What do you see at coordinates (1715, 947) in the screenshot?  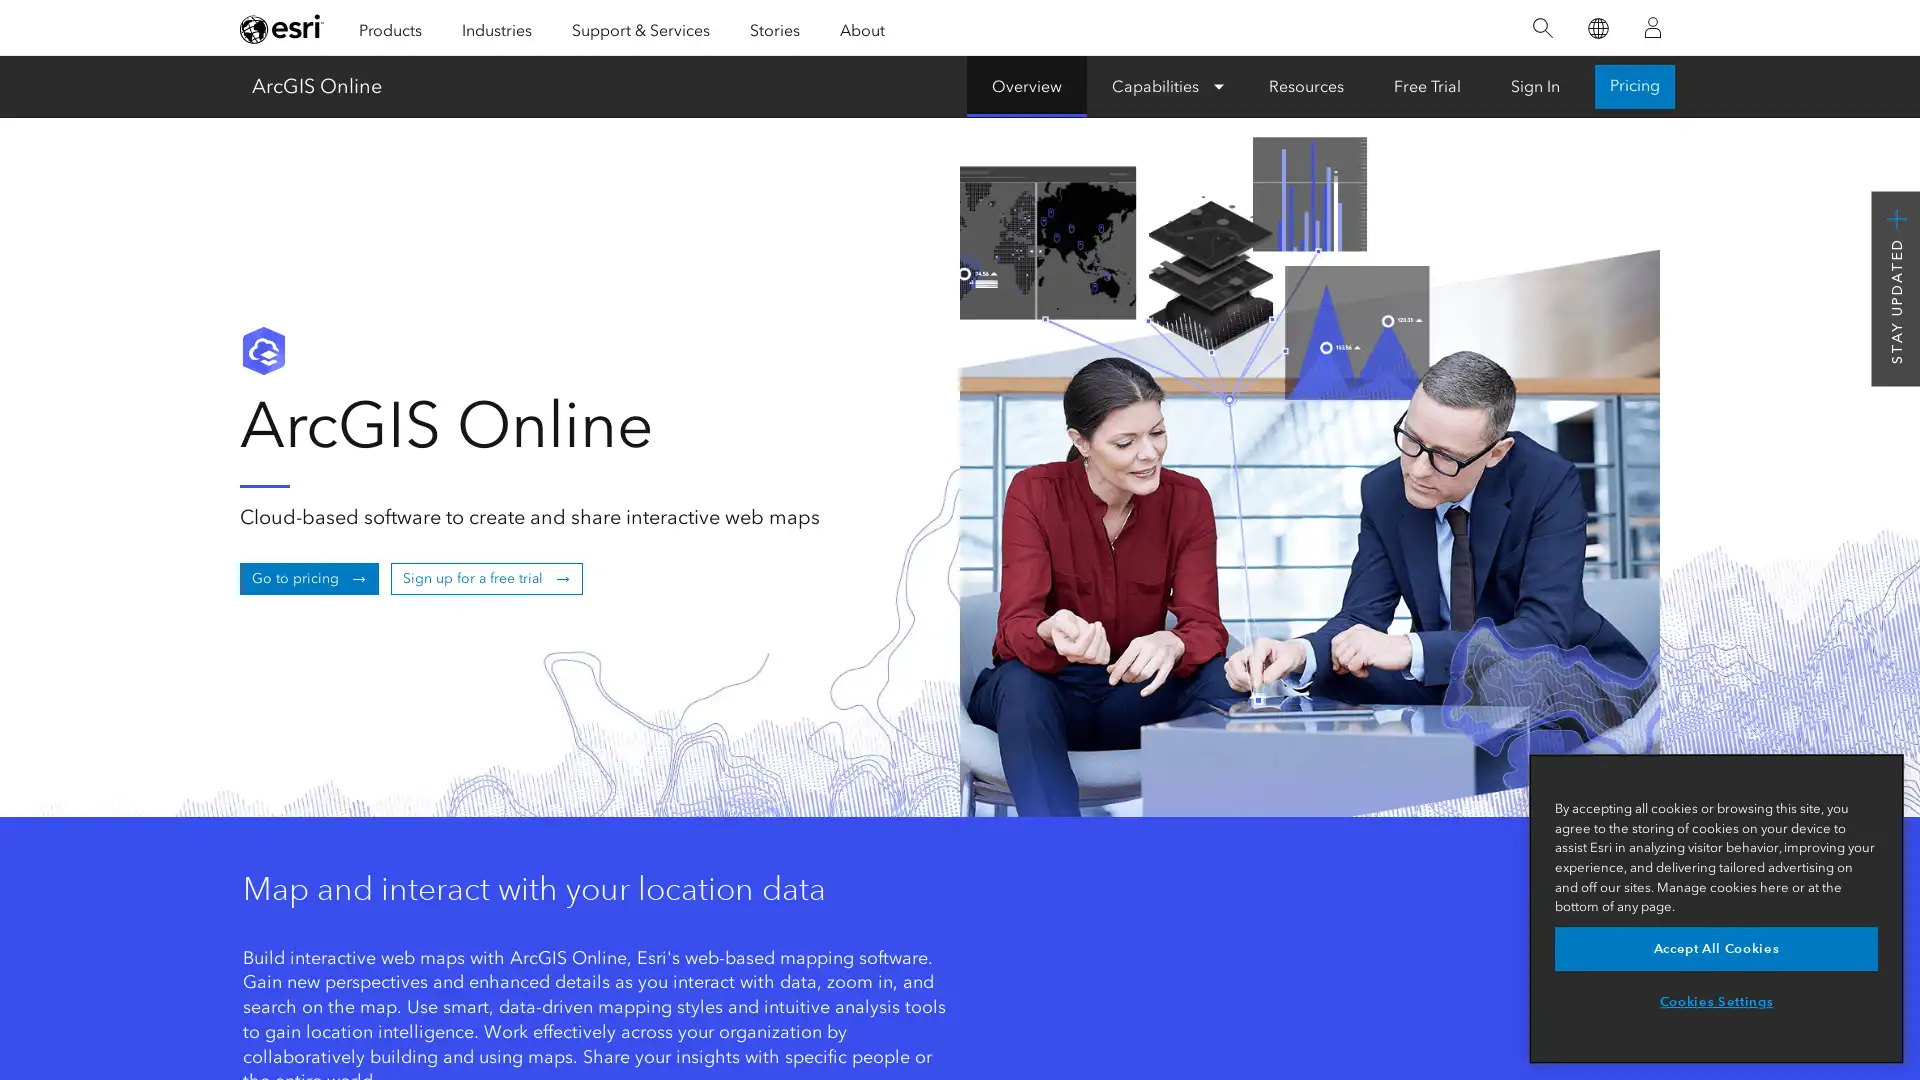 I see `Accept All Cookies` at bounding box center [1715, 947].